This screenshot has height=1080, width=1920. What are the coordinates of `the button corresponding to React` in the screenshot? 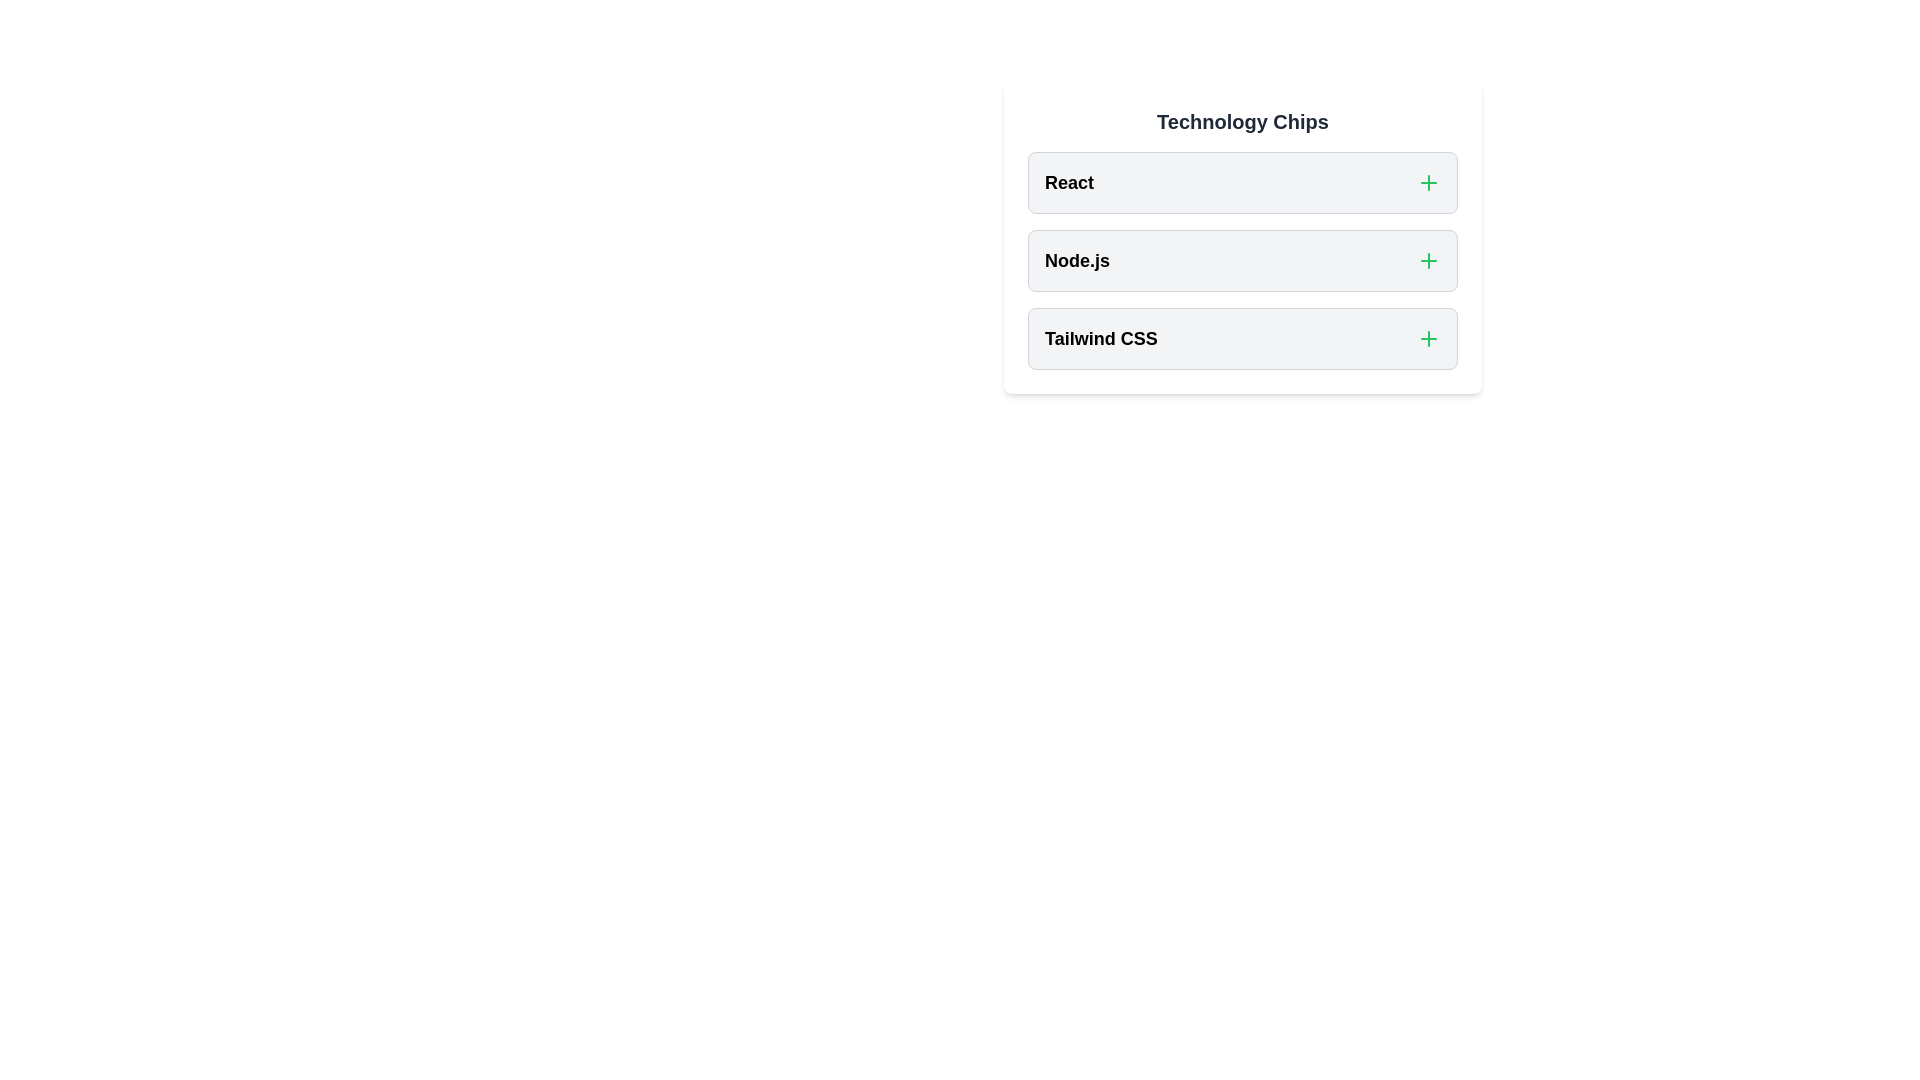 It's located at (1428, 182).